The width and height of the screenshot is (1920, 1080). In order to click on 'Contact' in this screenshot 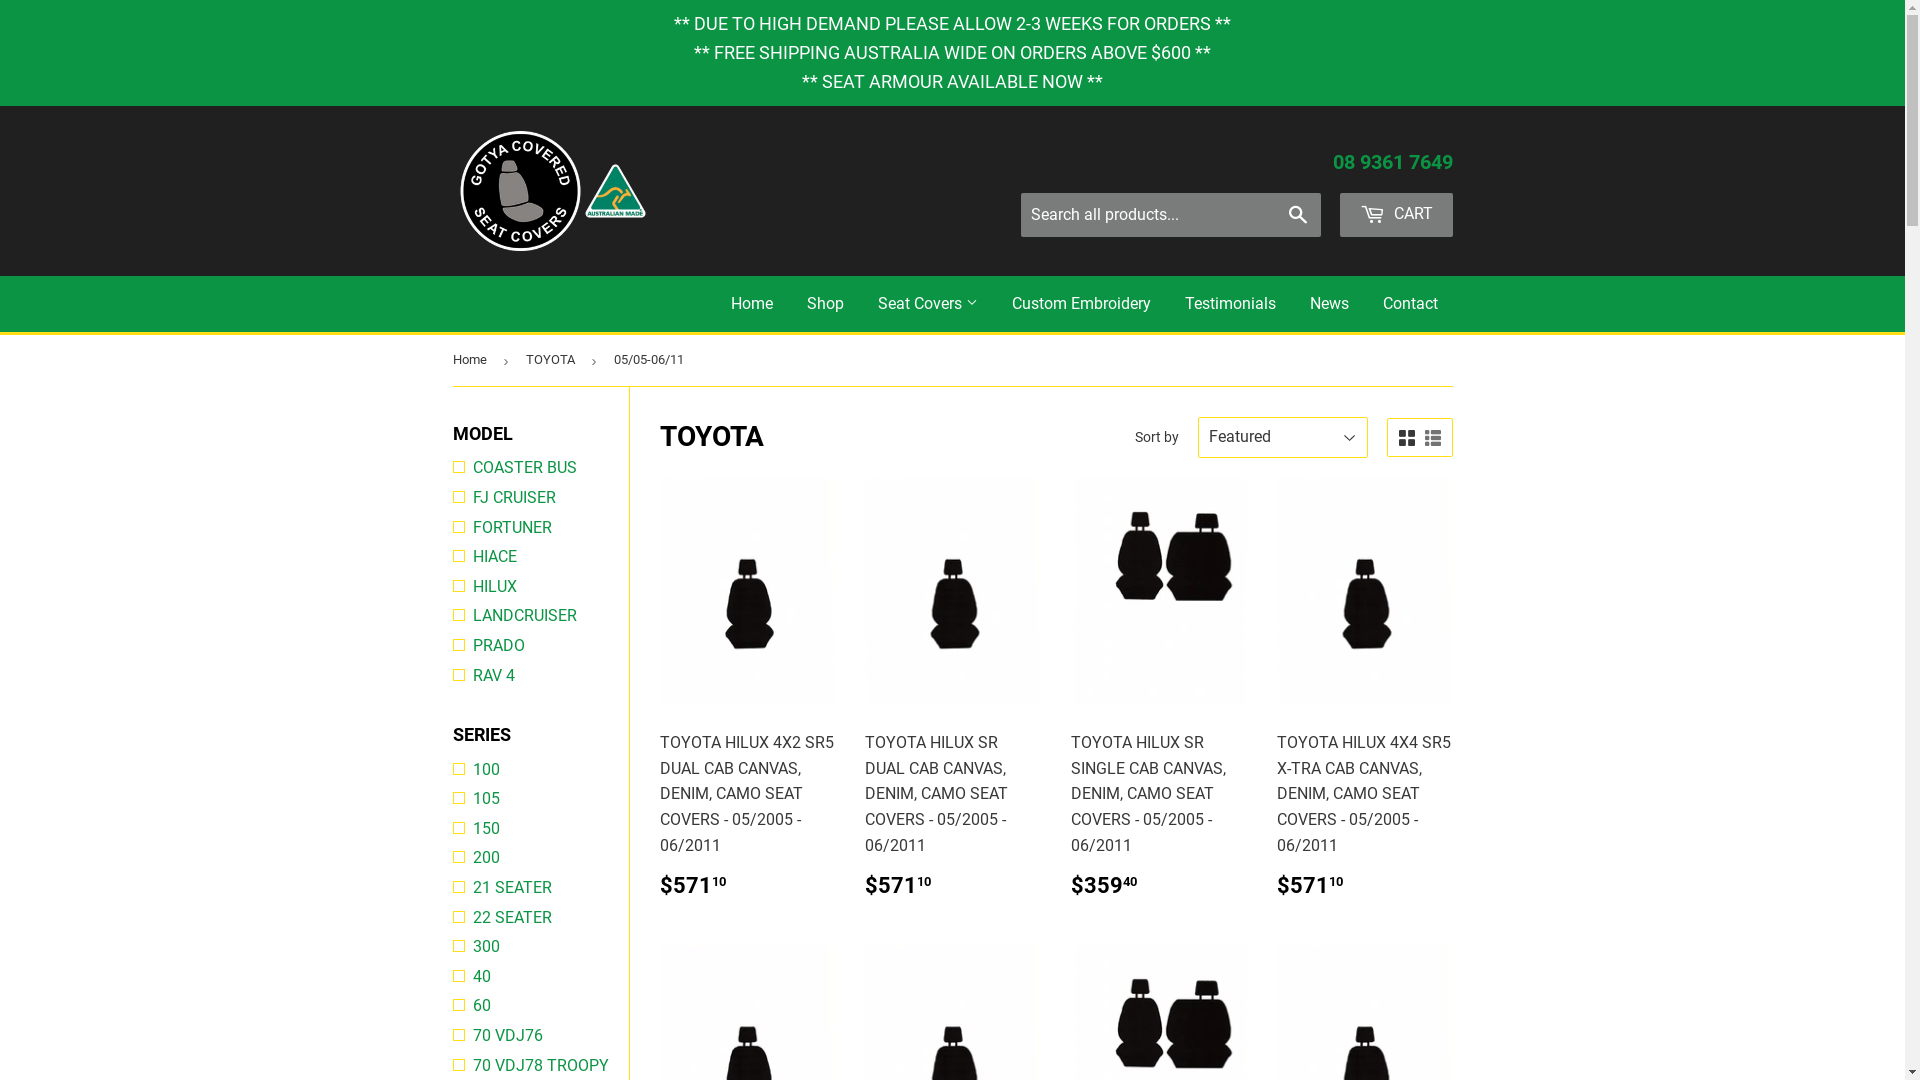, I will do `click(1409, 304)`.